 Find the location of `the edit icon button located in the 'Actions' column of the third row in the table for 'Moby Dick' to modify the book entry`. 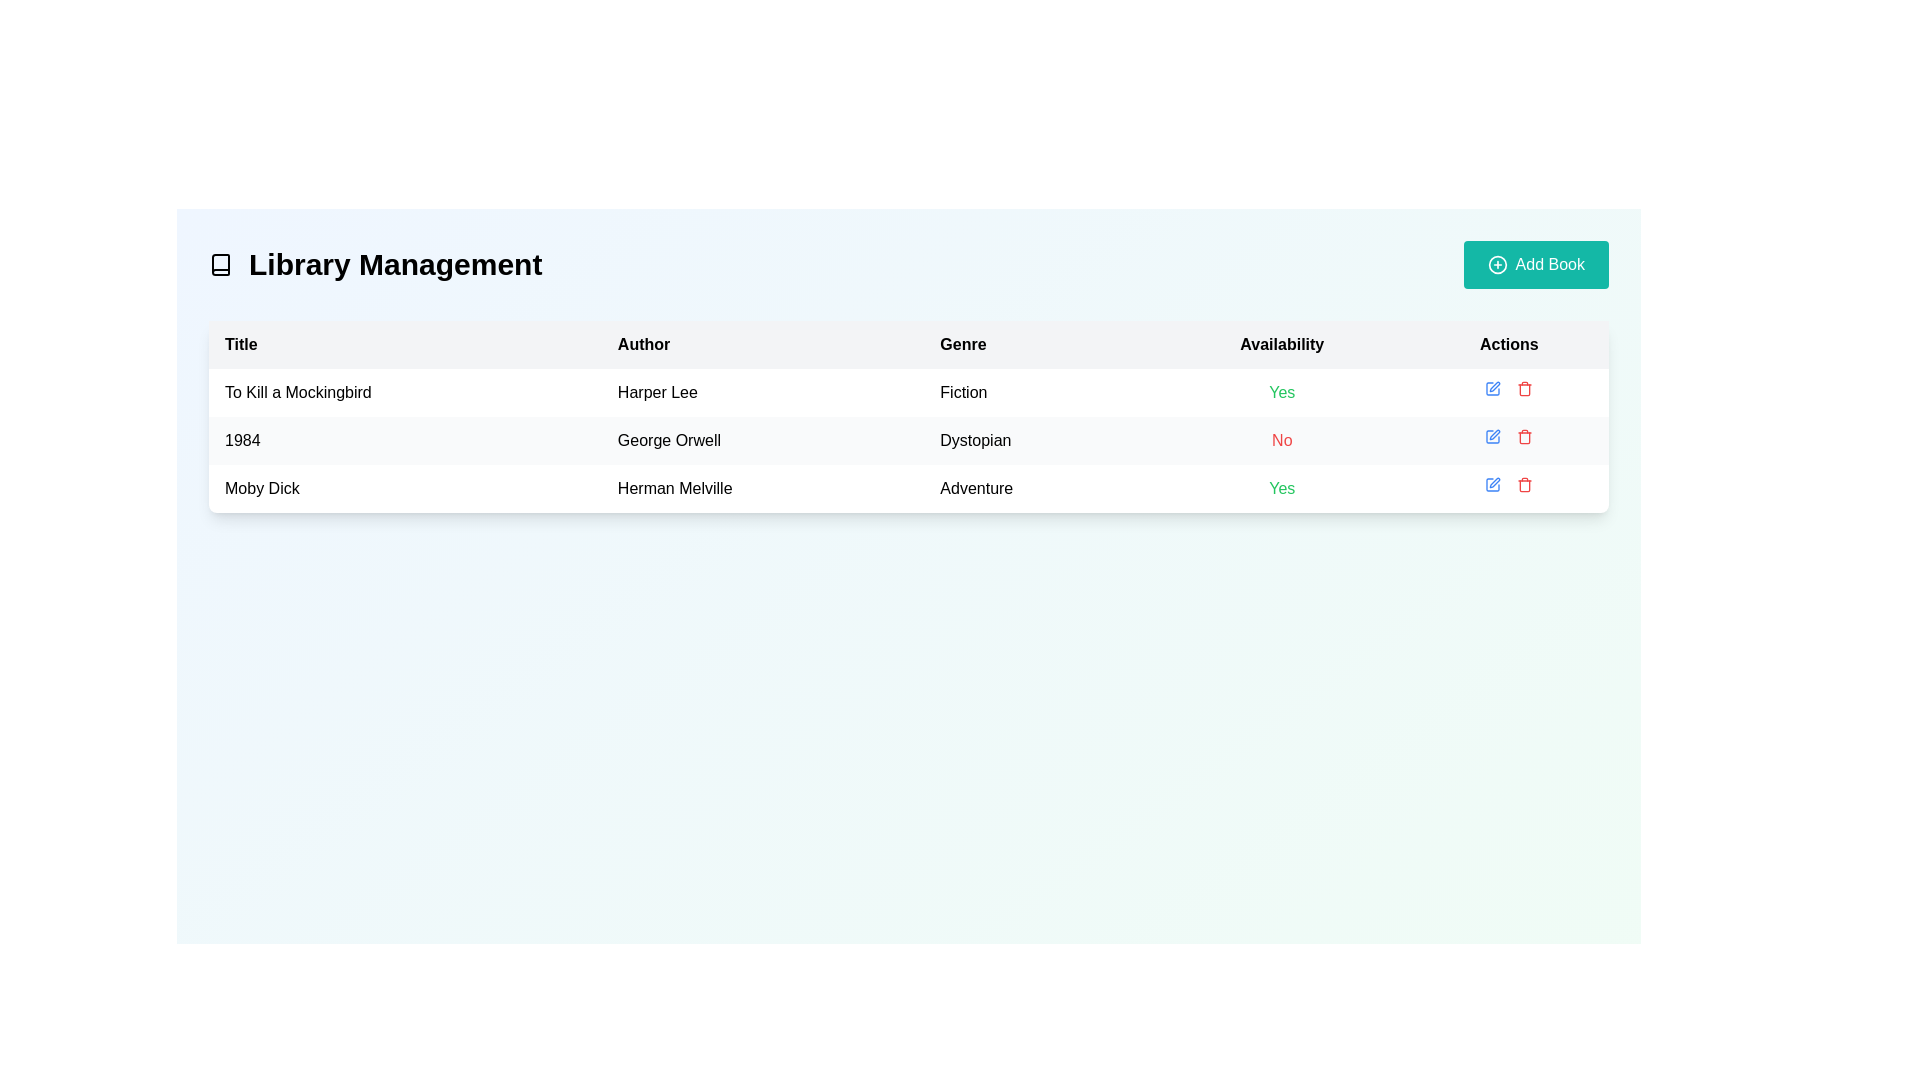

the edit icon button located in the 'Actions' column of the third row in the table for 'Moby Dick' to modify the book entry is located at coordinates (1495, 482).